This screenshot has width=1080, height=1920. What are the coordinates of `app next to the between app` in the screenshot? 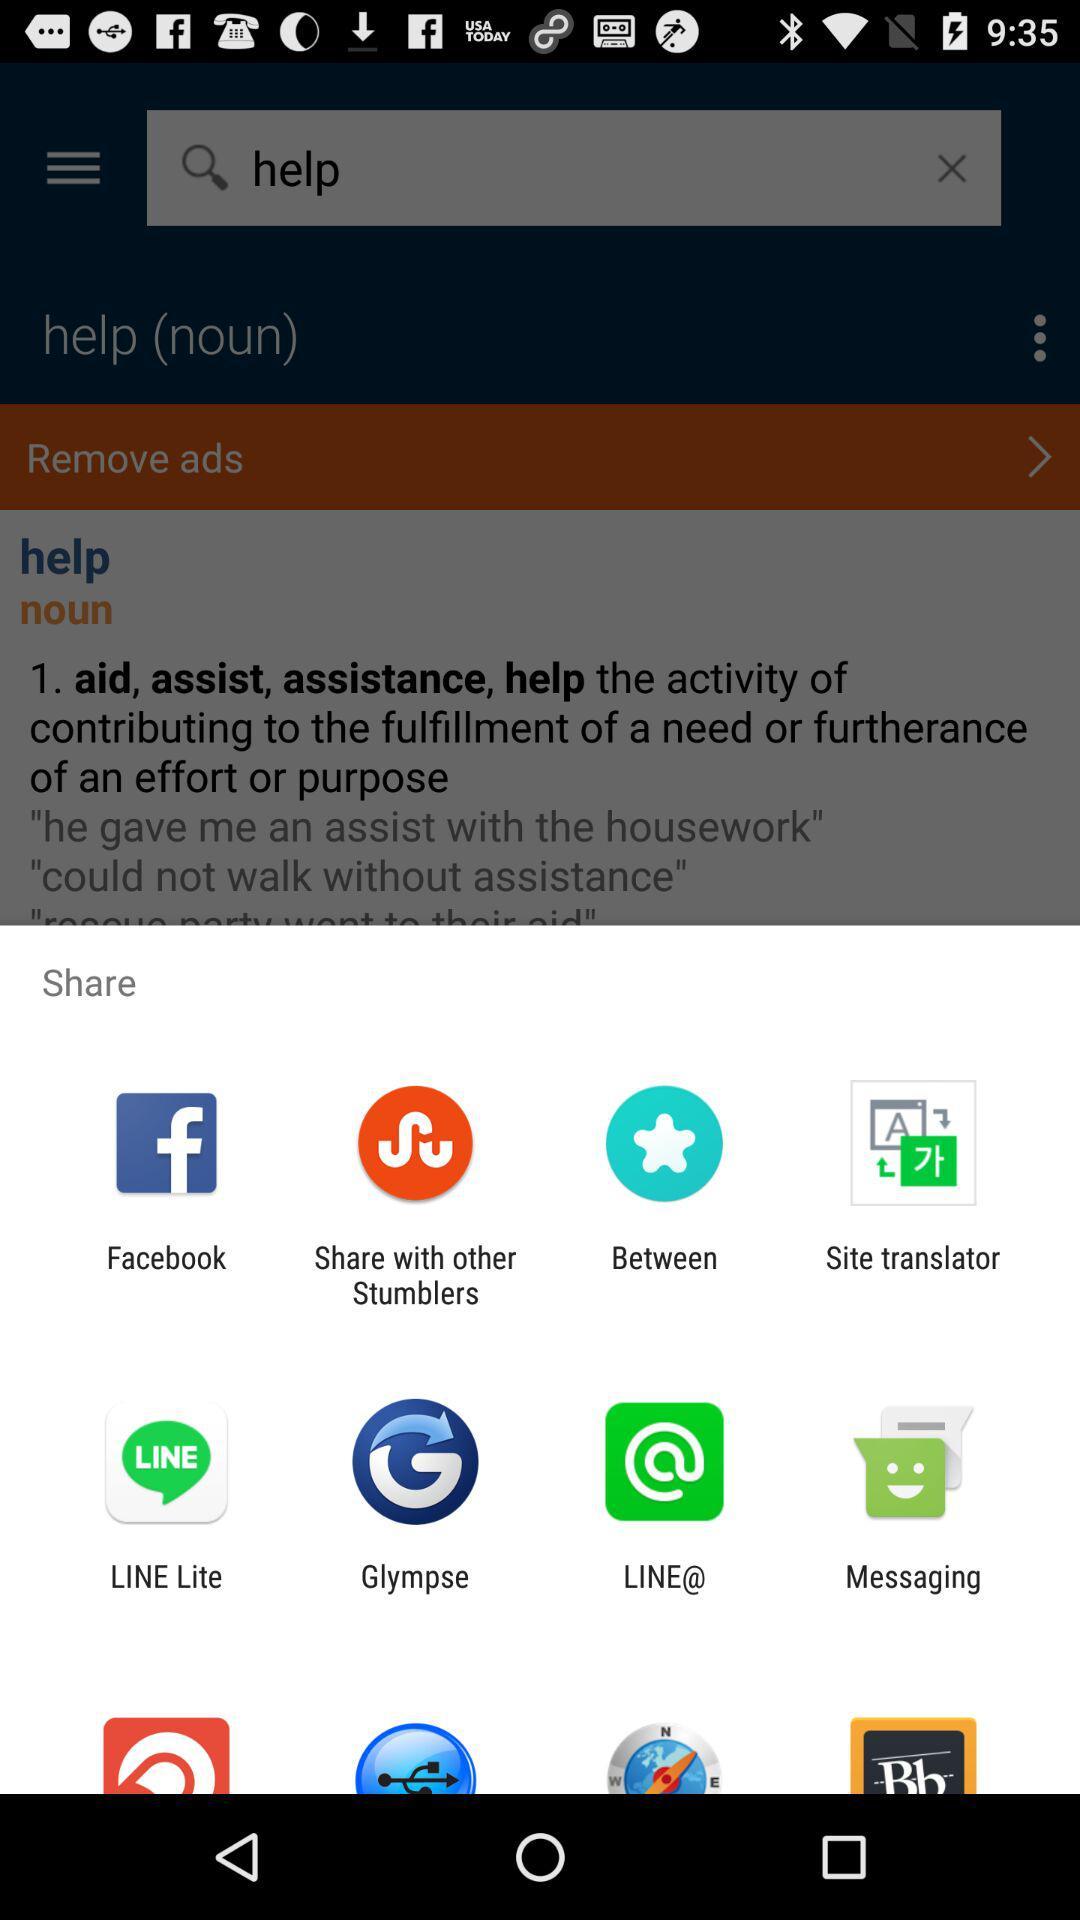 It's located at (913, 1274).